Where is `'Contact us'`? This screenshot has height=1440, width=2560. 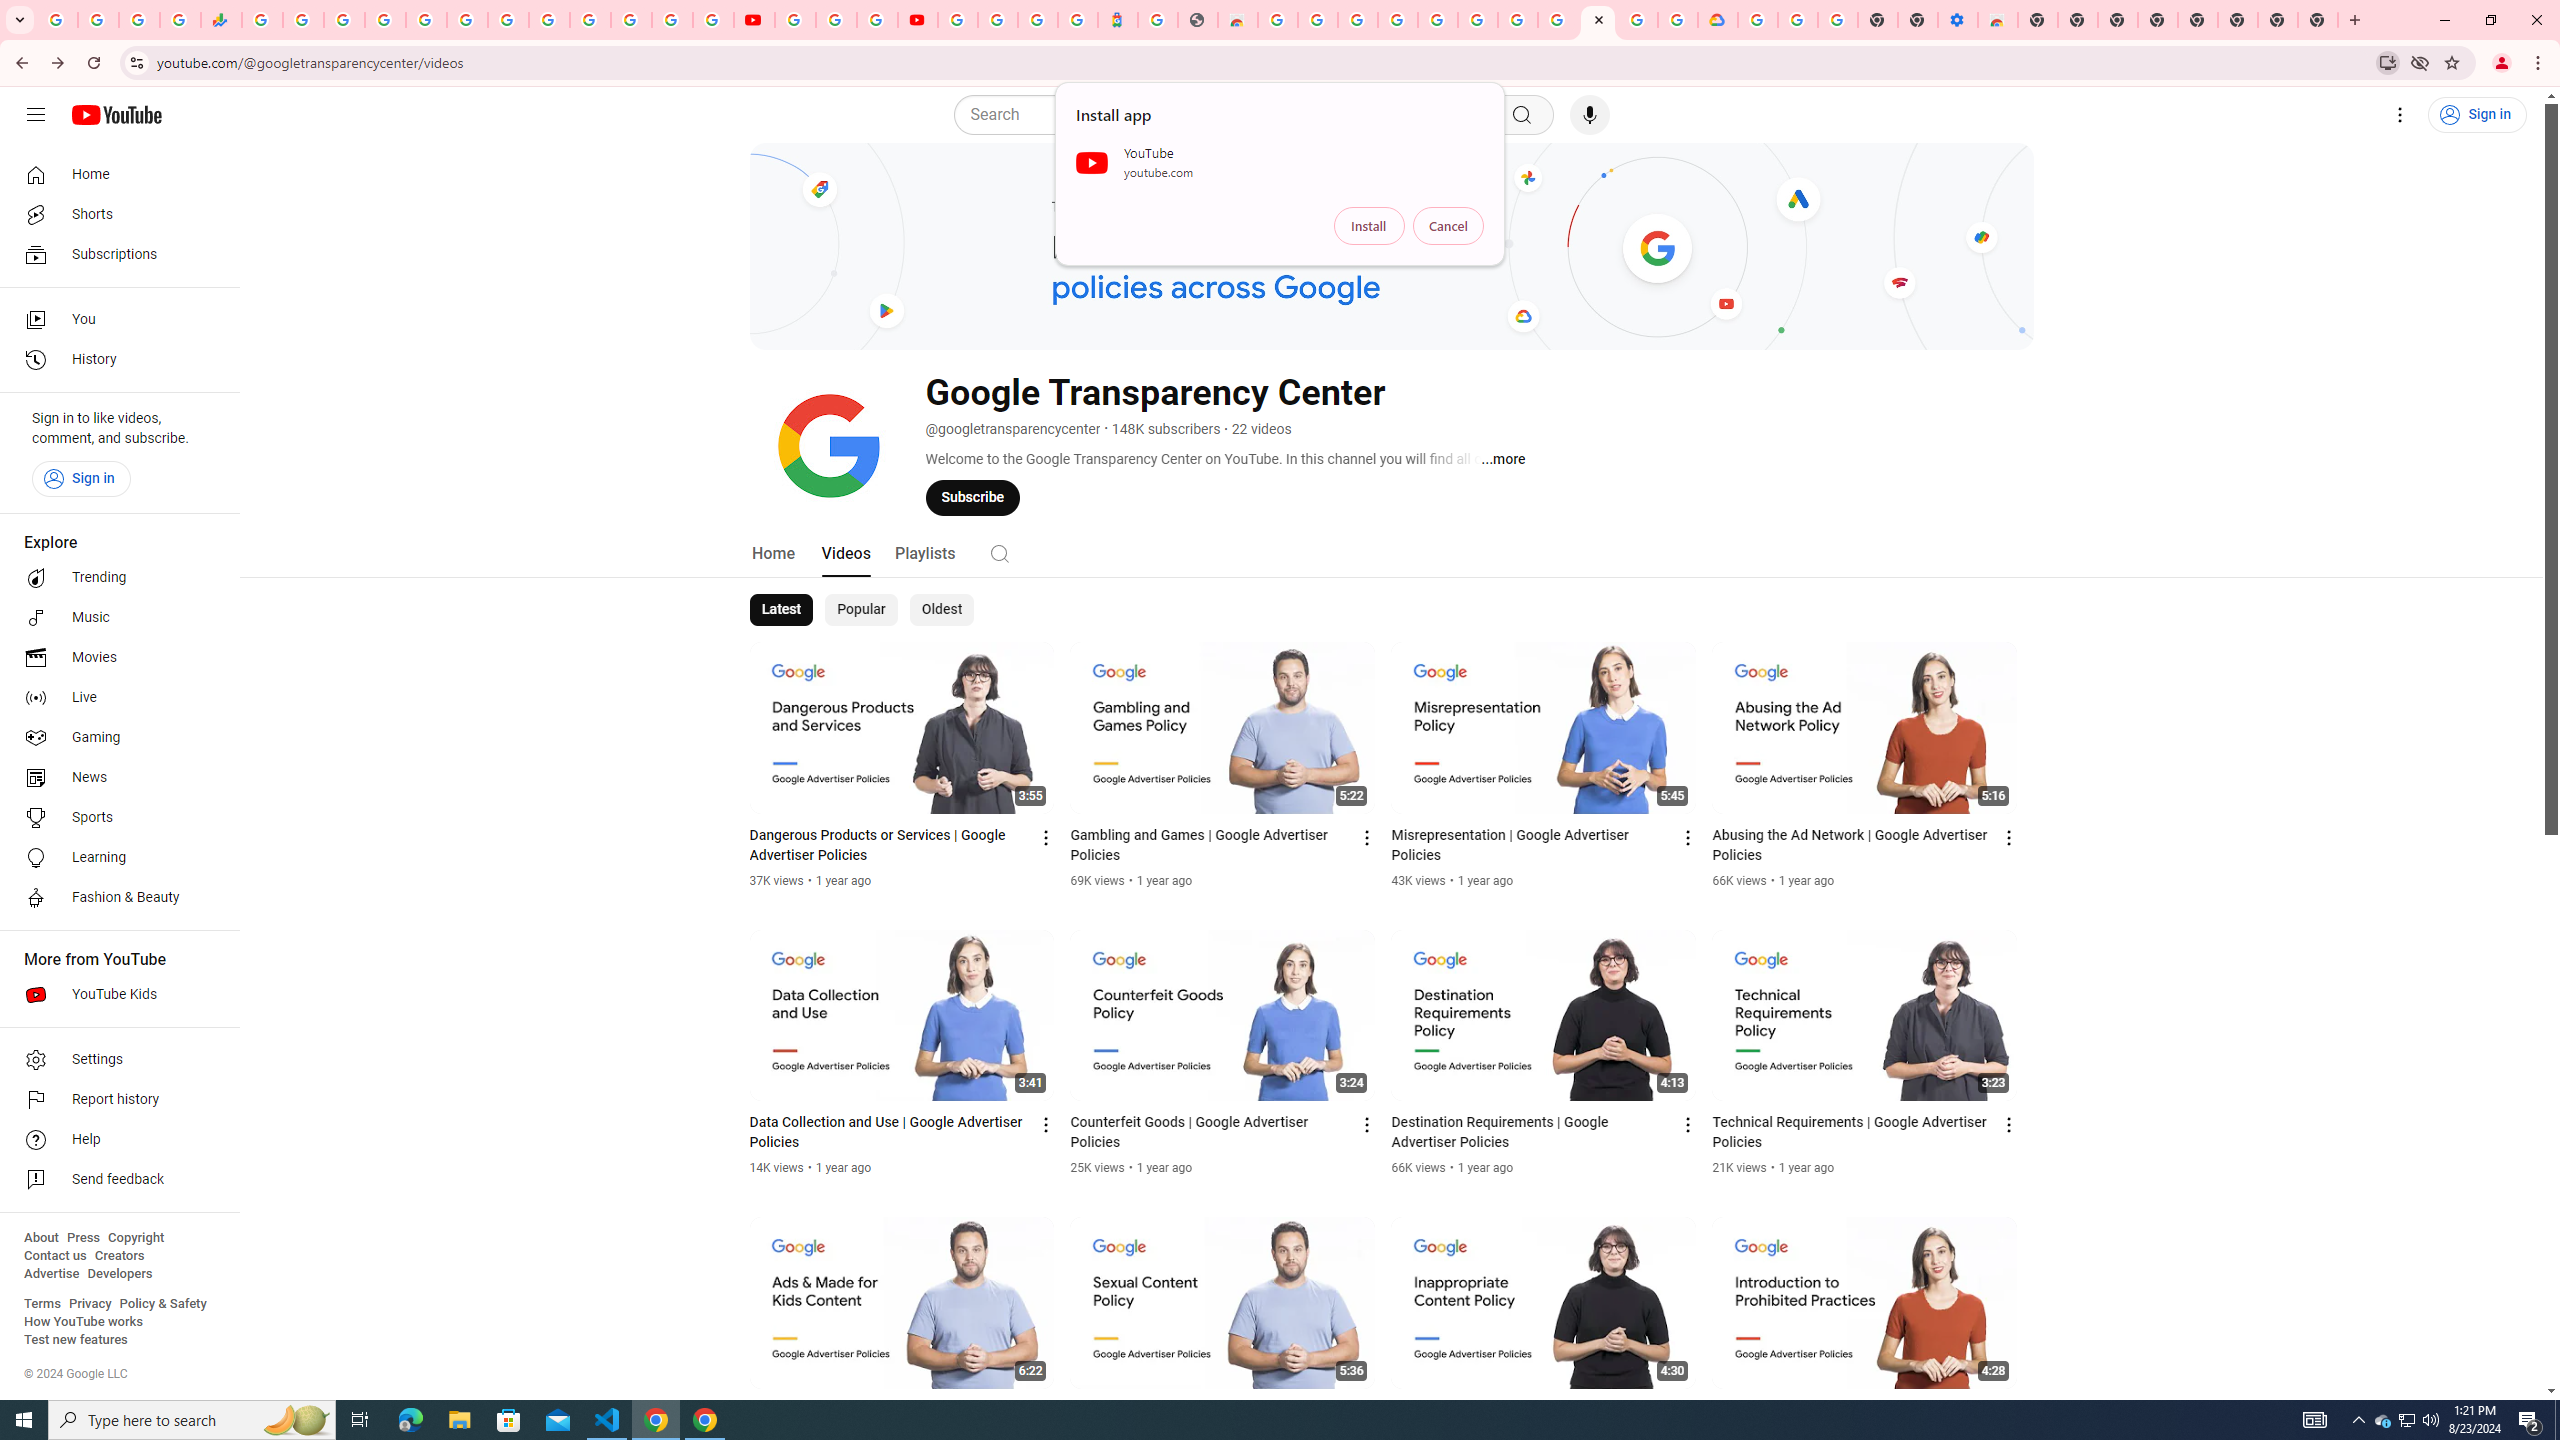 'Contact us' is located at coordinates (54, 1255).